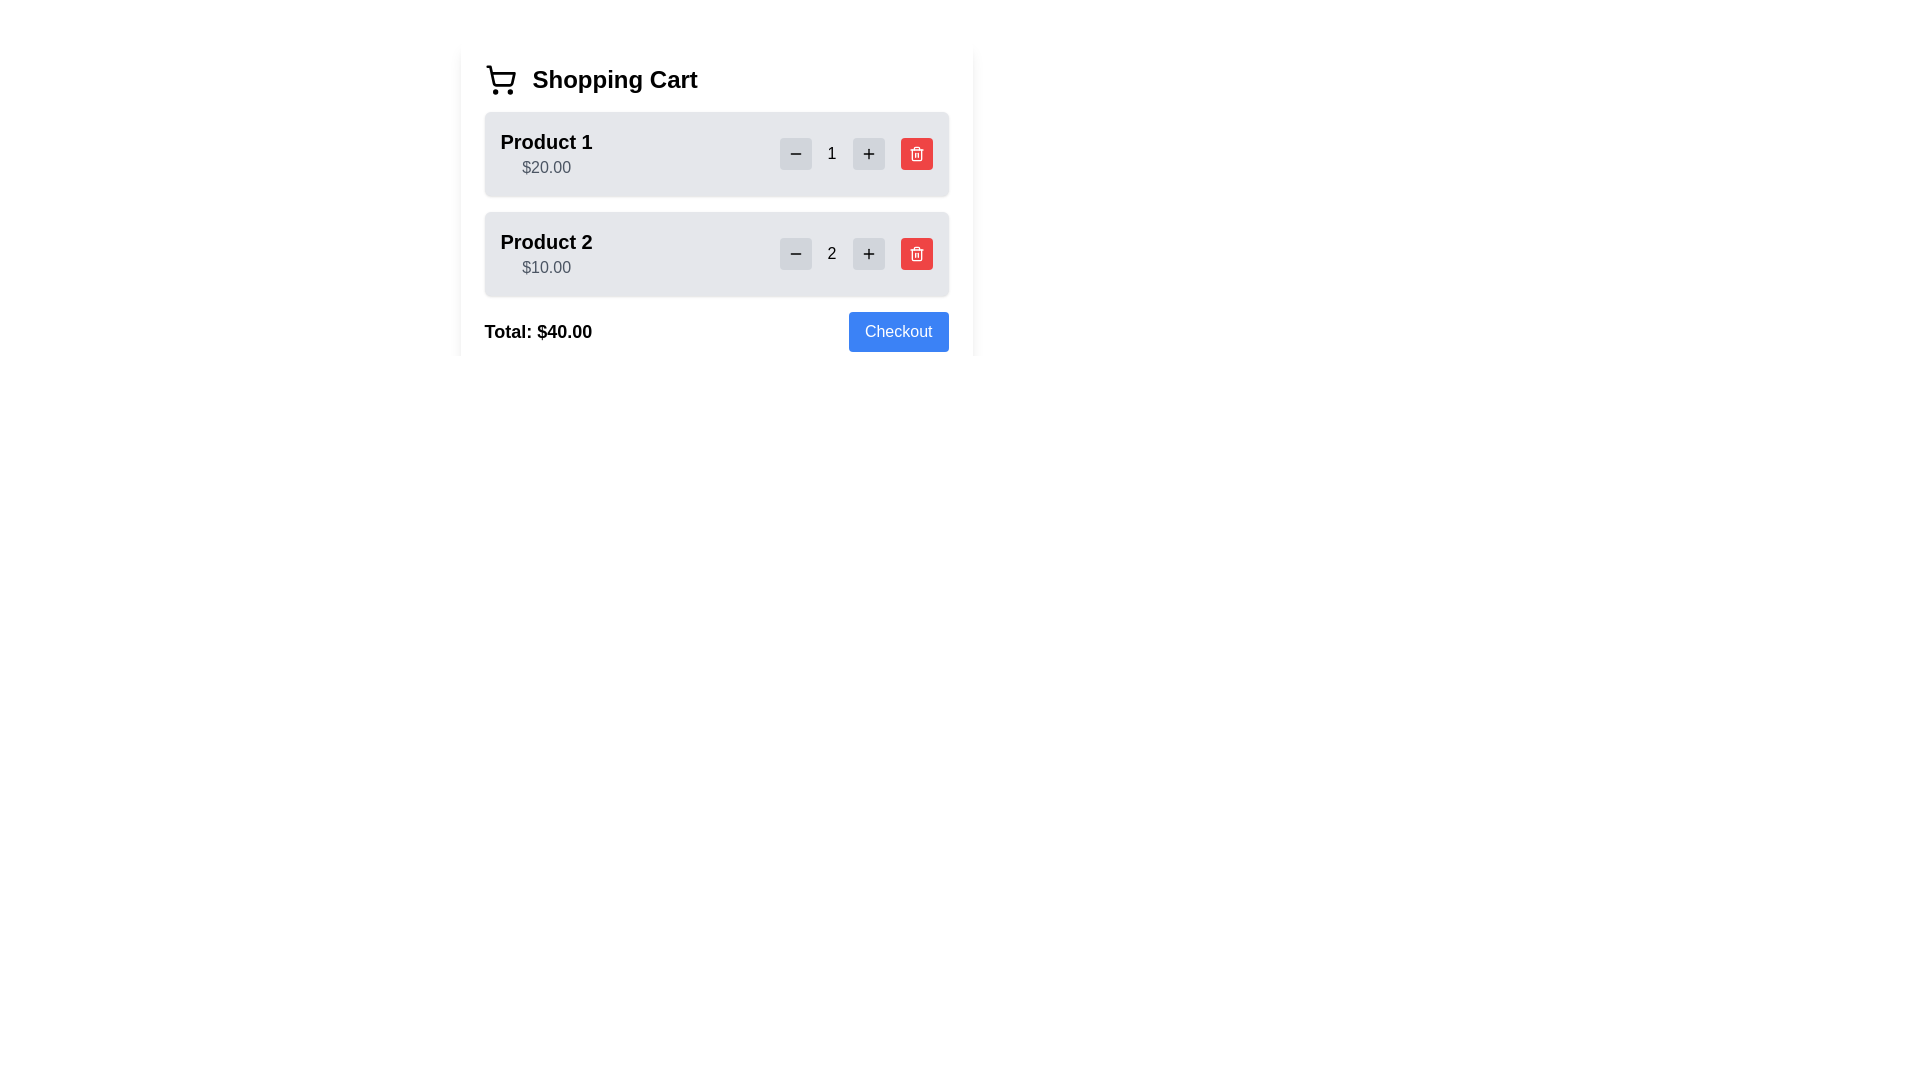  What do you see at coordinates (915, 253) in the screenshot?
I see `the red button with a trash bin icon located at the far right of the 'Product 2' section in the shopping cart` at bounding box center [915, 253].